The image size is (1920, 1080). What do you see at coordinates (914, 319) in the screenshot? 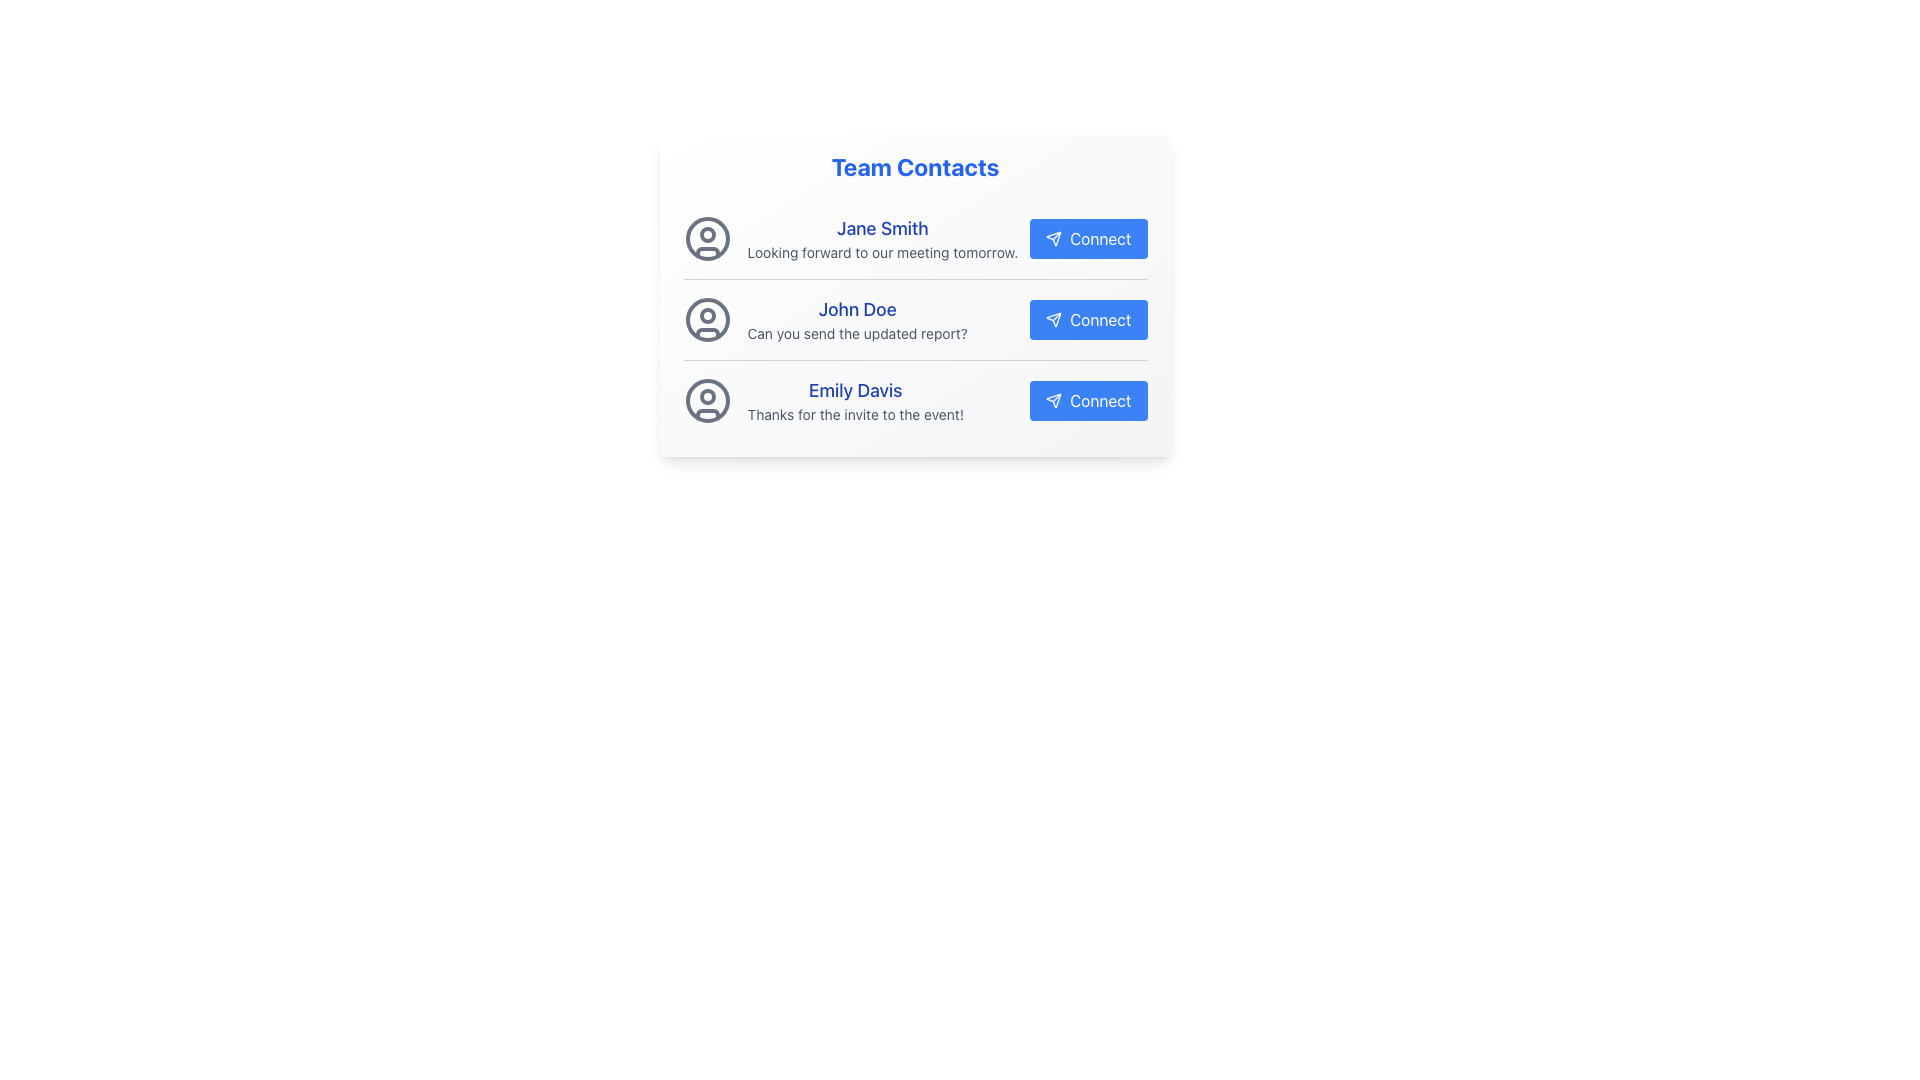
I see `the contact entry row for the second contact in the list, which includes the contact's name and message preview` at bounding box center [914, 319].